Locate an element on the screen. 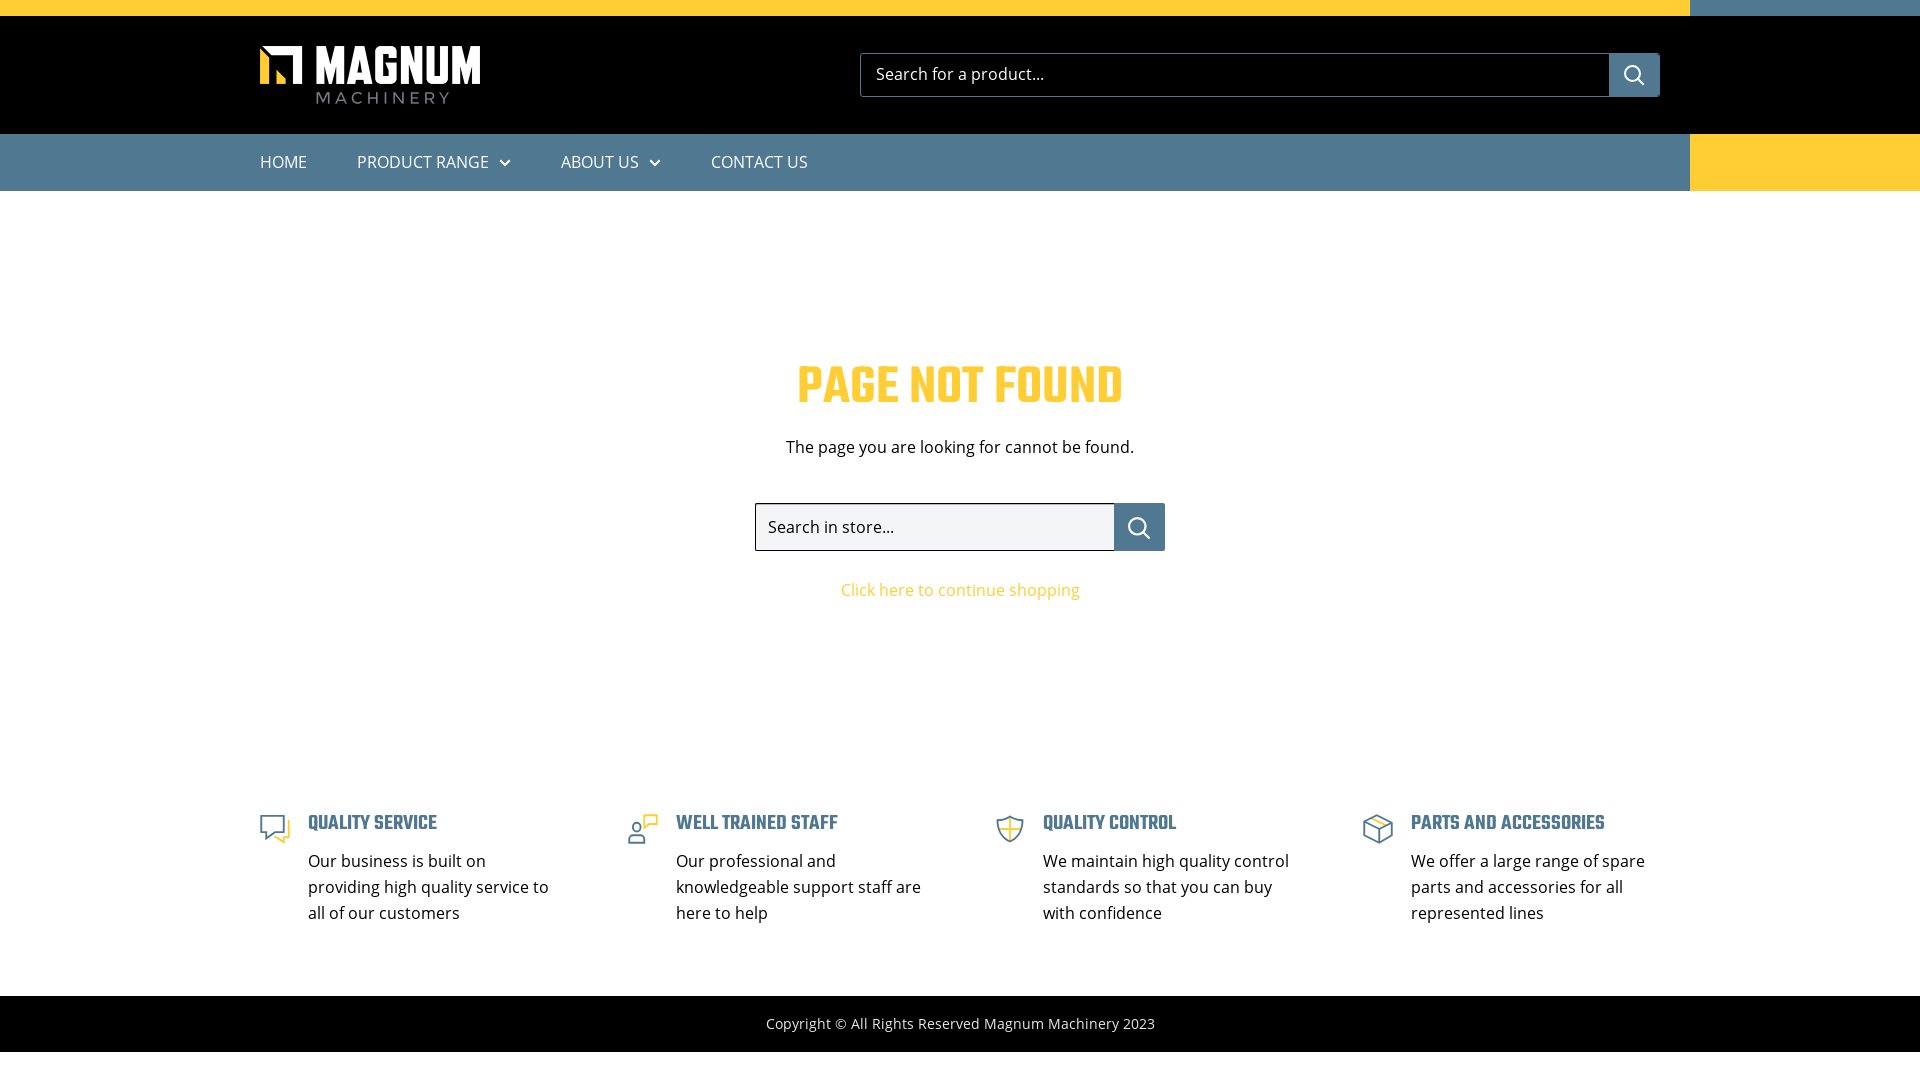 The height and width of the screenshot is (1080, 1920). 'Magnum Machinery' is located at coordinates (369, 73).